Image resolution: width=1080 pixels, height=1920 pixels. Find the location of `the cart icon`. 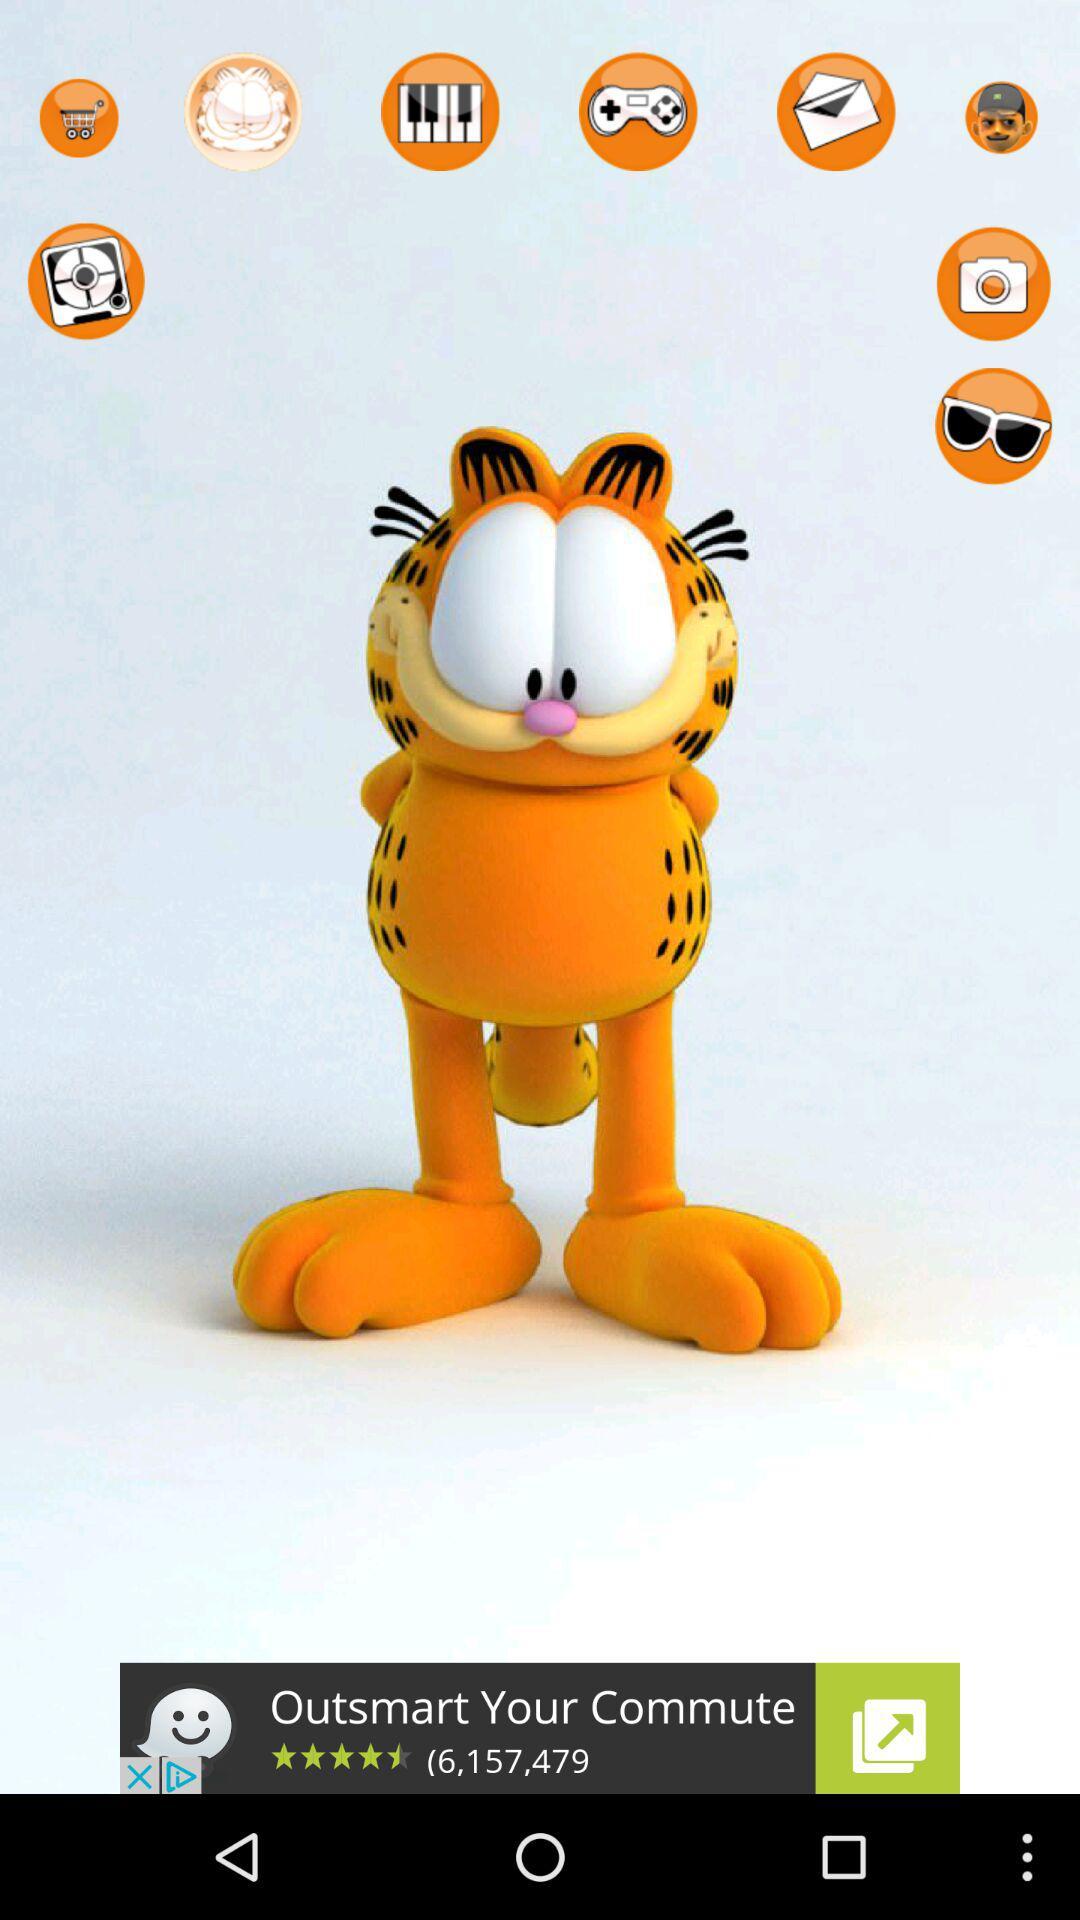

the cart icon is located at coordinates (78, 125).